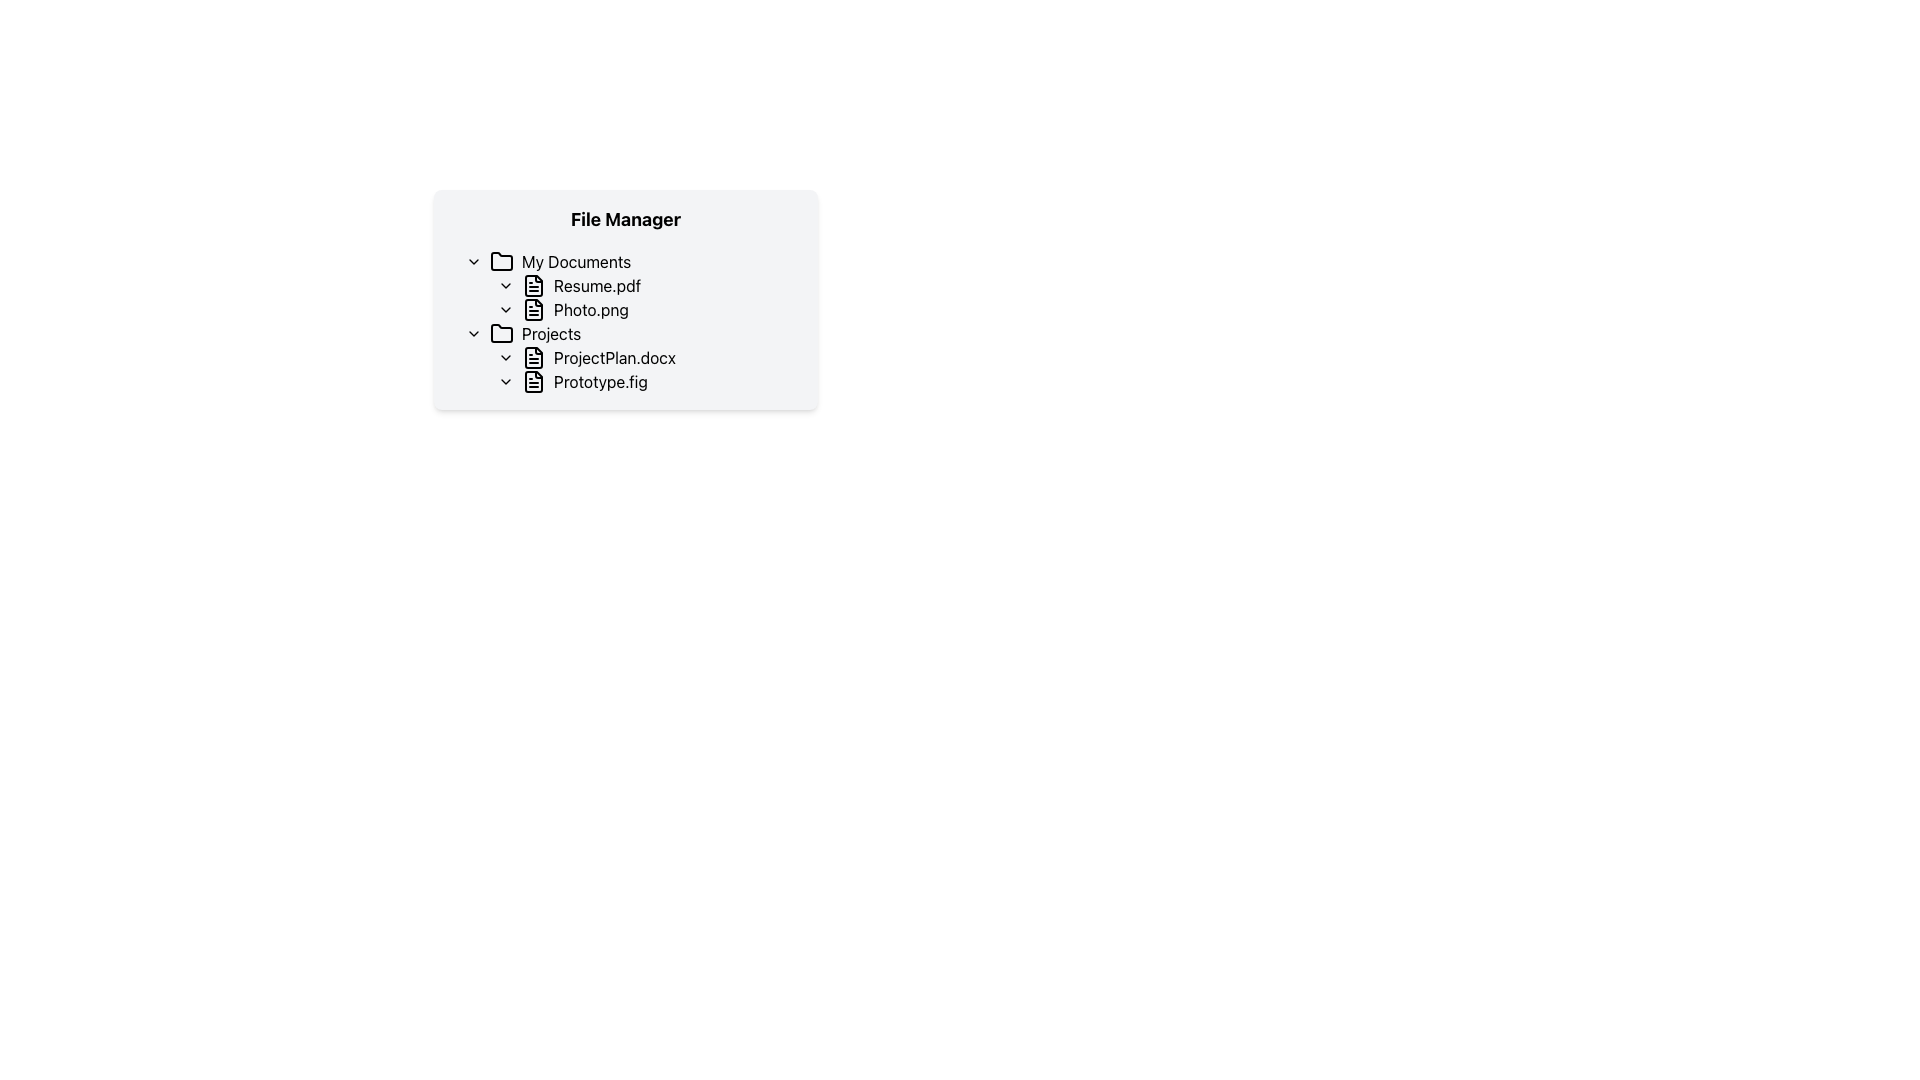 The width and height of the screenshot is (1920, 1080). What do you see at coordinates (502, 333) in the screenshot?
I see `the minimalist line-drawing folder icon located to the left of the 'Projects' text` at bounding box center [502, 333].